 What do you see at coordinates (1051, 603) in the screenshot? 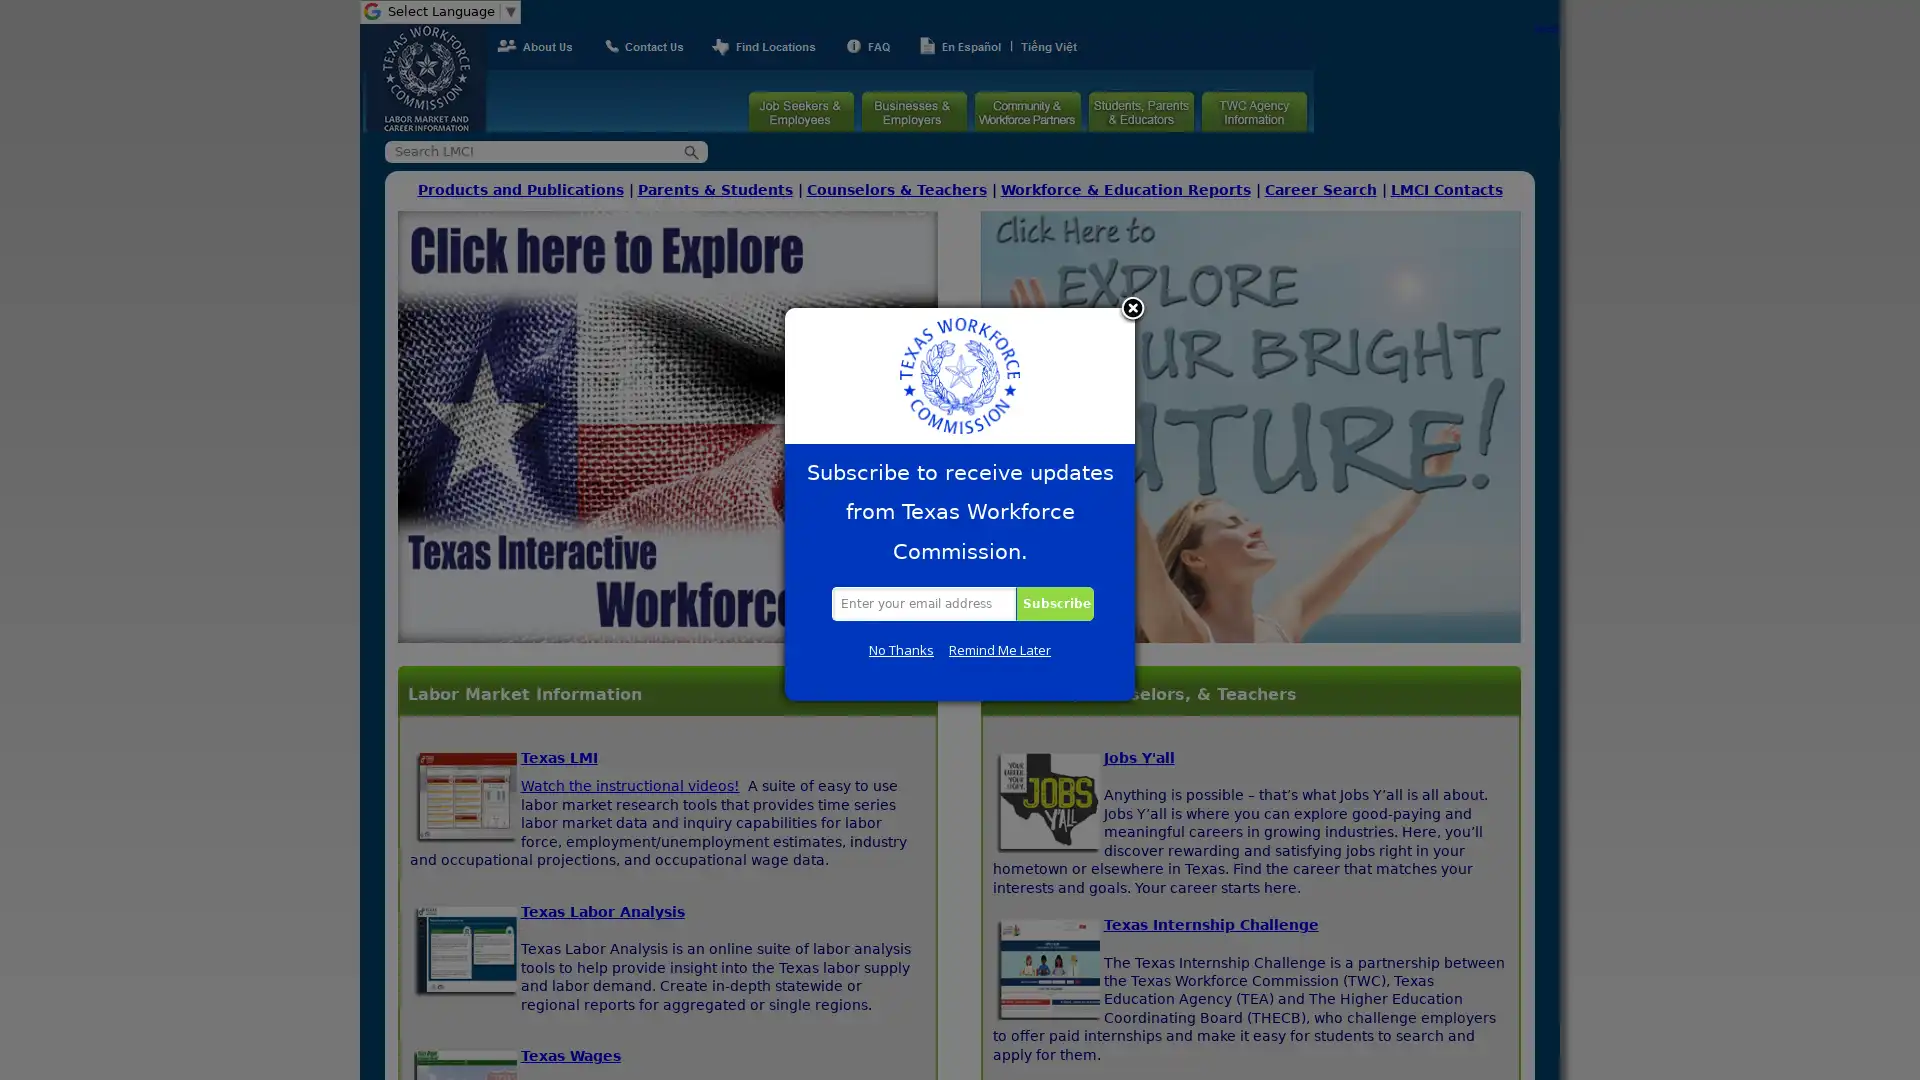
I see `Subscribe` at bounding box center [1051, 603].